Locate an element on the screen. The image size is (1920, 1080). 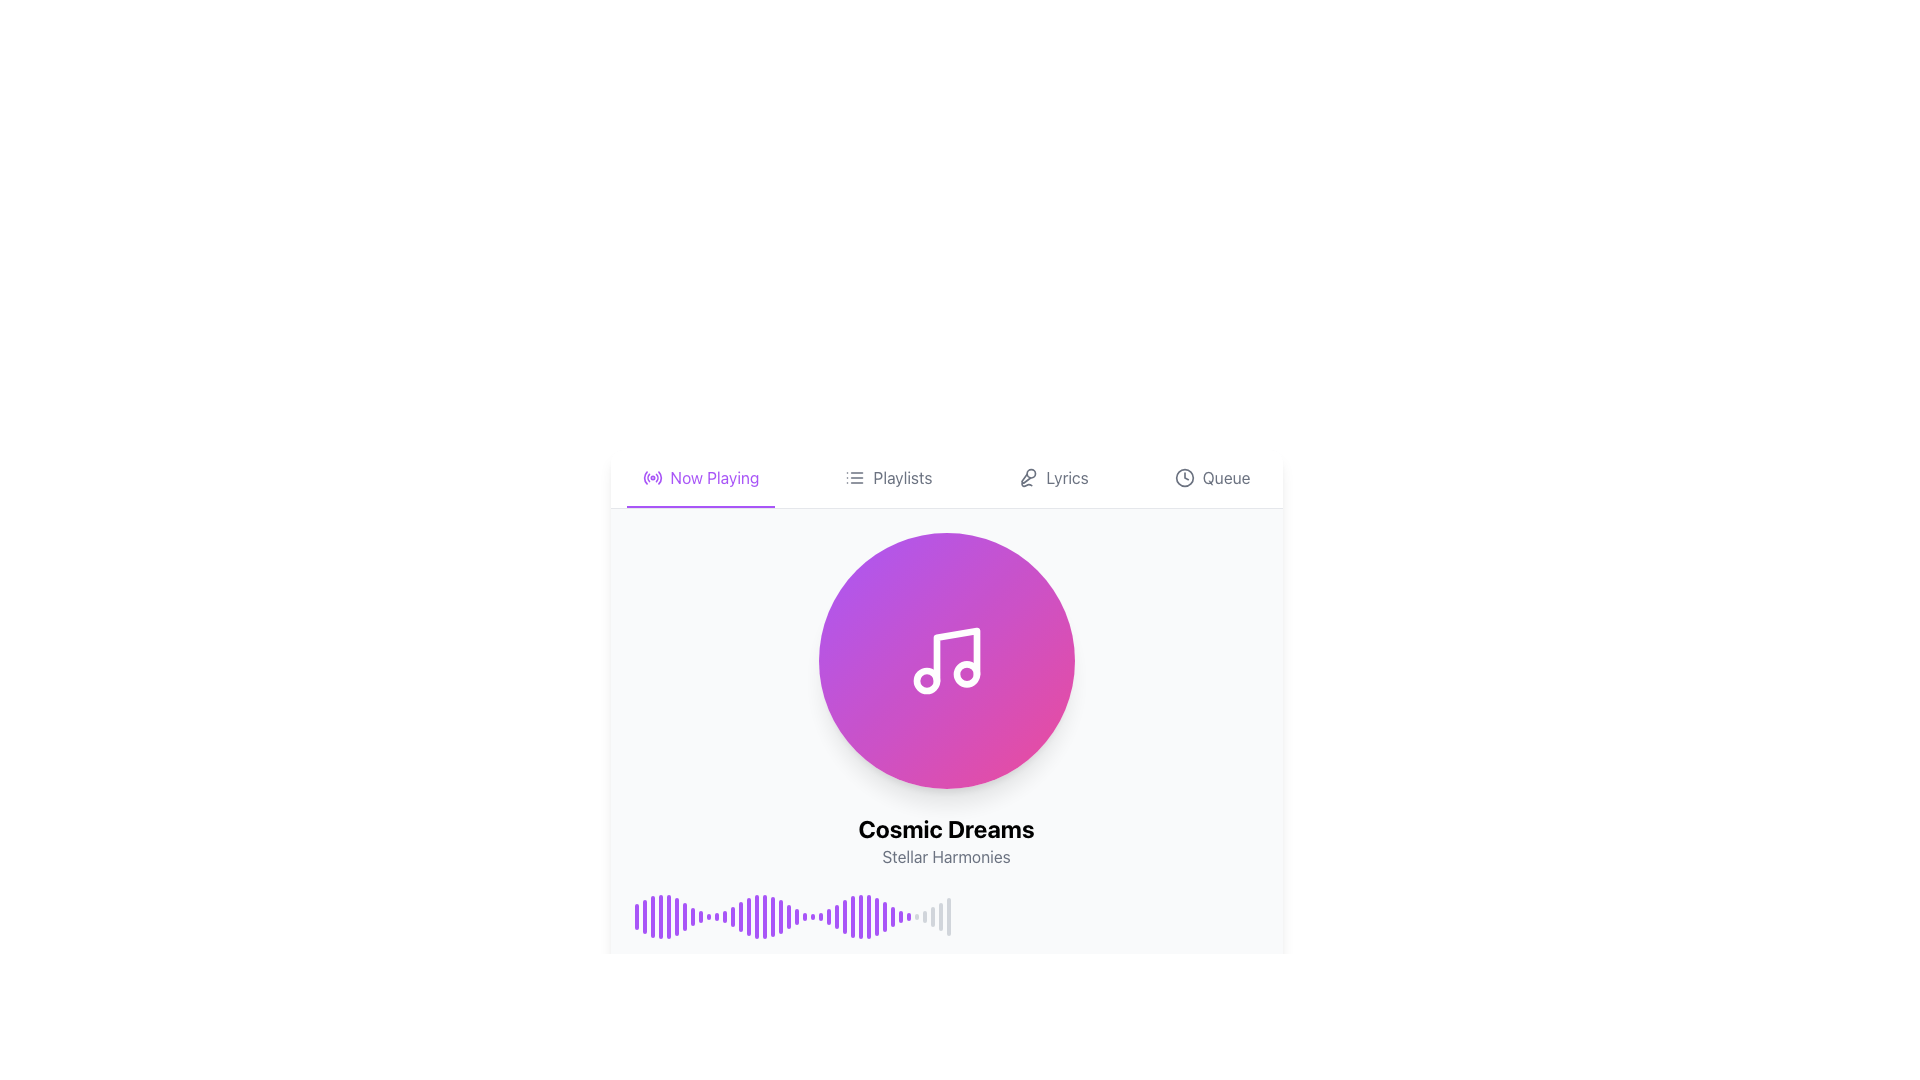
the second vertical purple progress bar with rounded ends, which is located below a circular icon and centered text is located at coordinates (644, 917).